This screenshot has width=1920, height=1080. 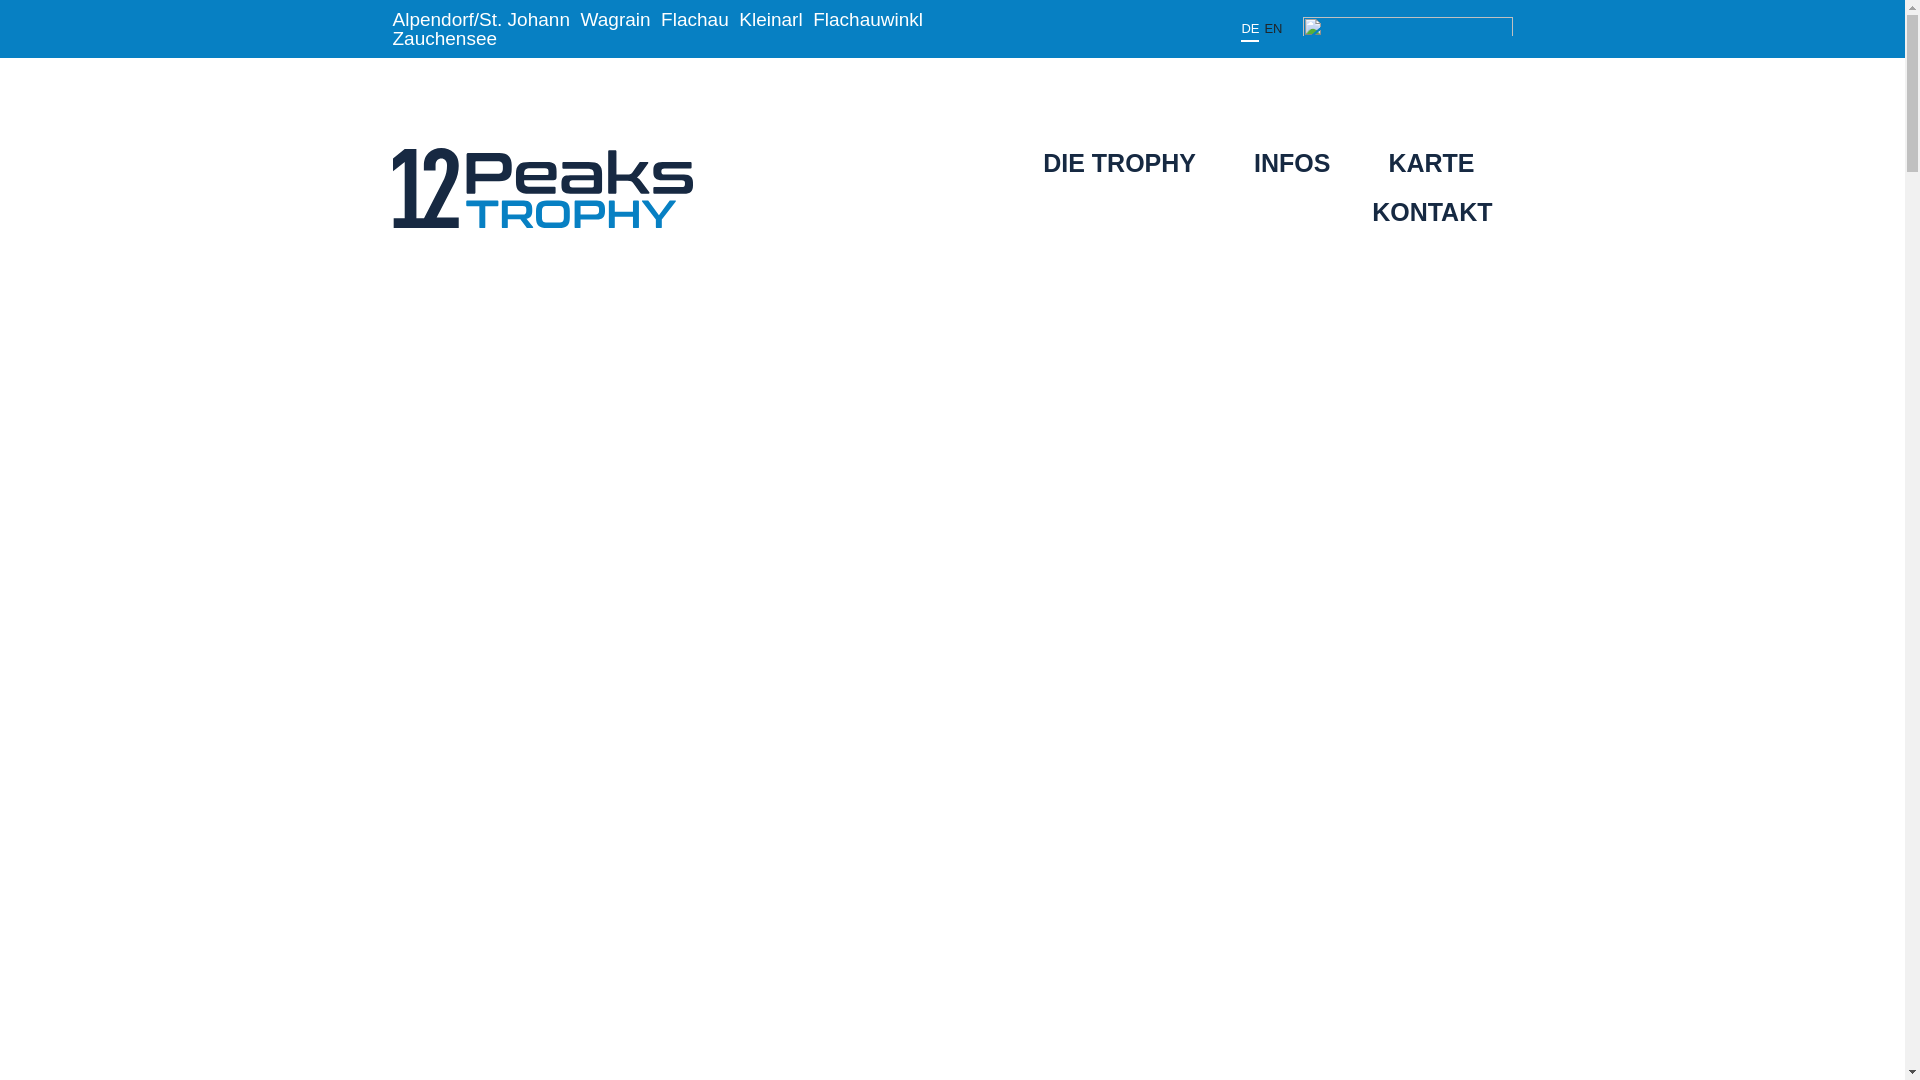 I want to click on 'EN', so click(x=1262, y=27).